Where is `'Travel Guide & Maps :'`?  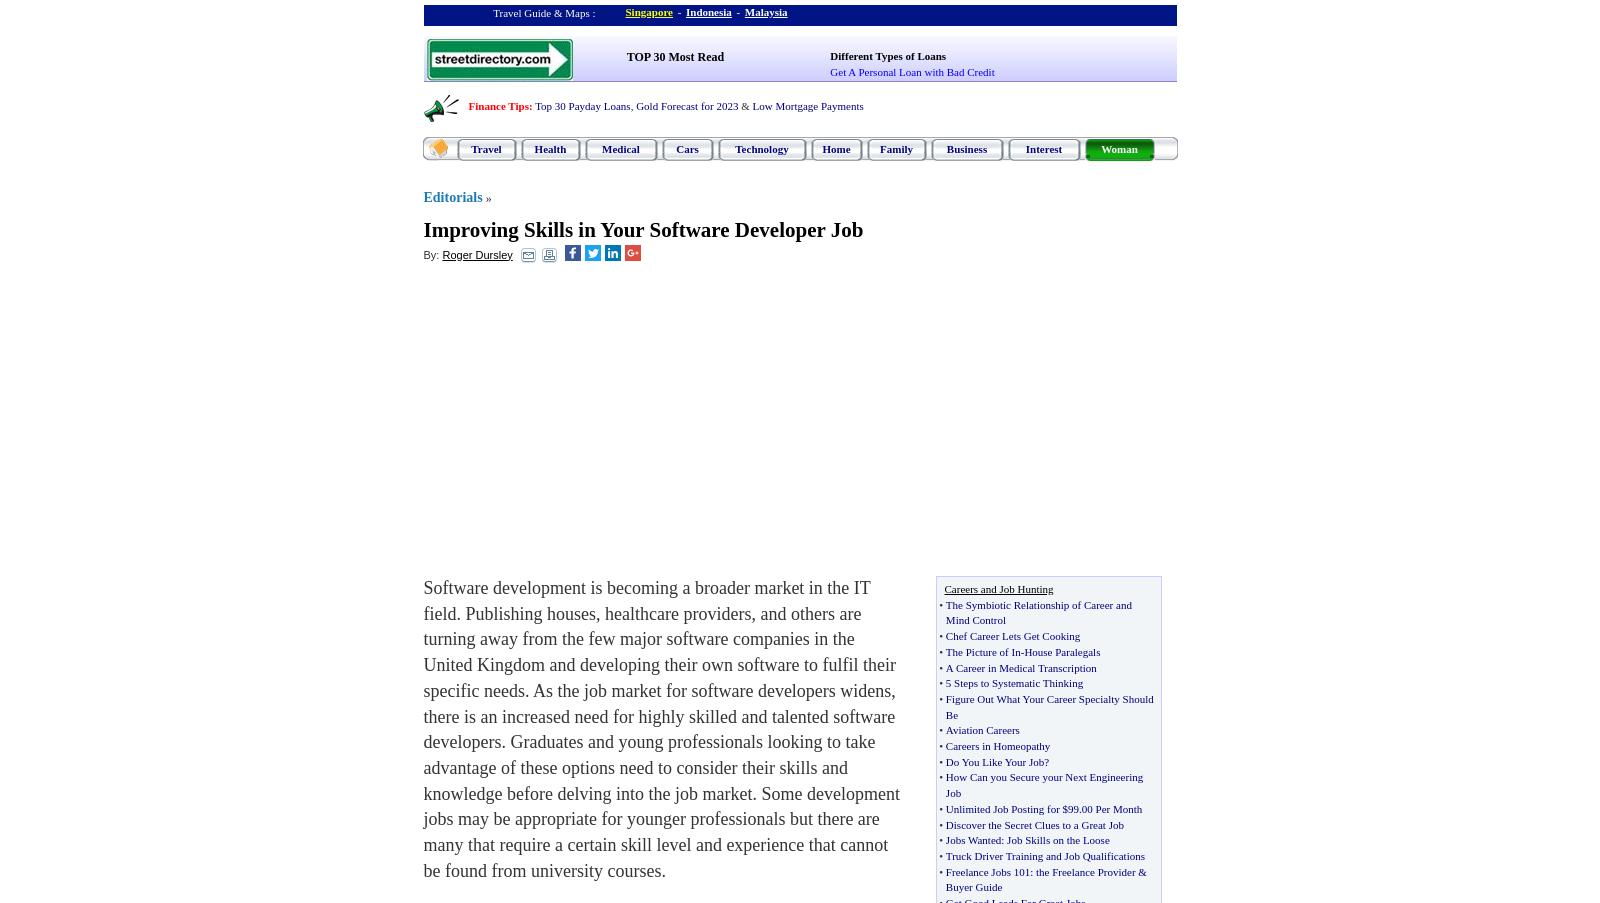
'Travel Guide & Maps :' is located at coordinates (489, 12).